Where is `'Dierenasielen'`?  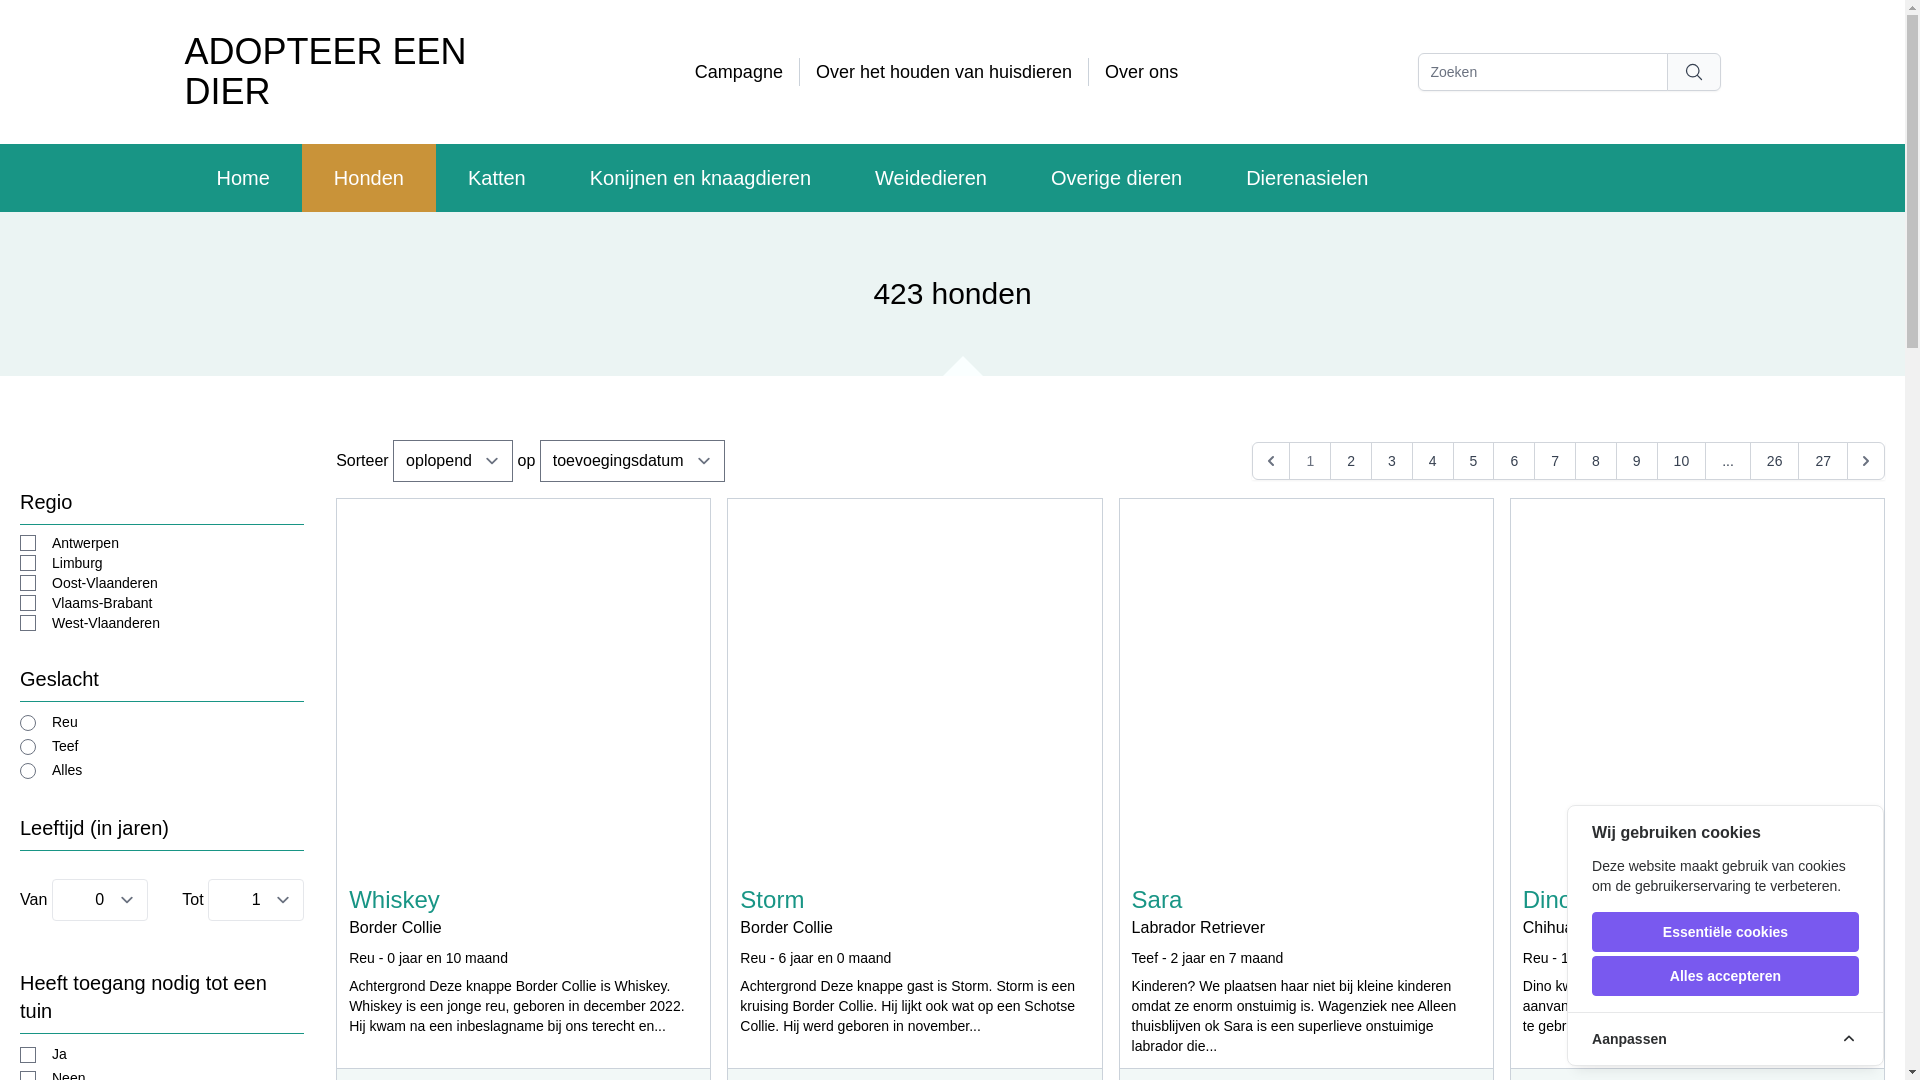
'Dierenasielen' is located at coordinates (1306, 176).